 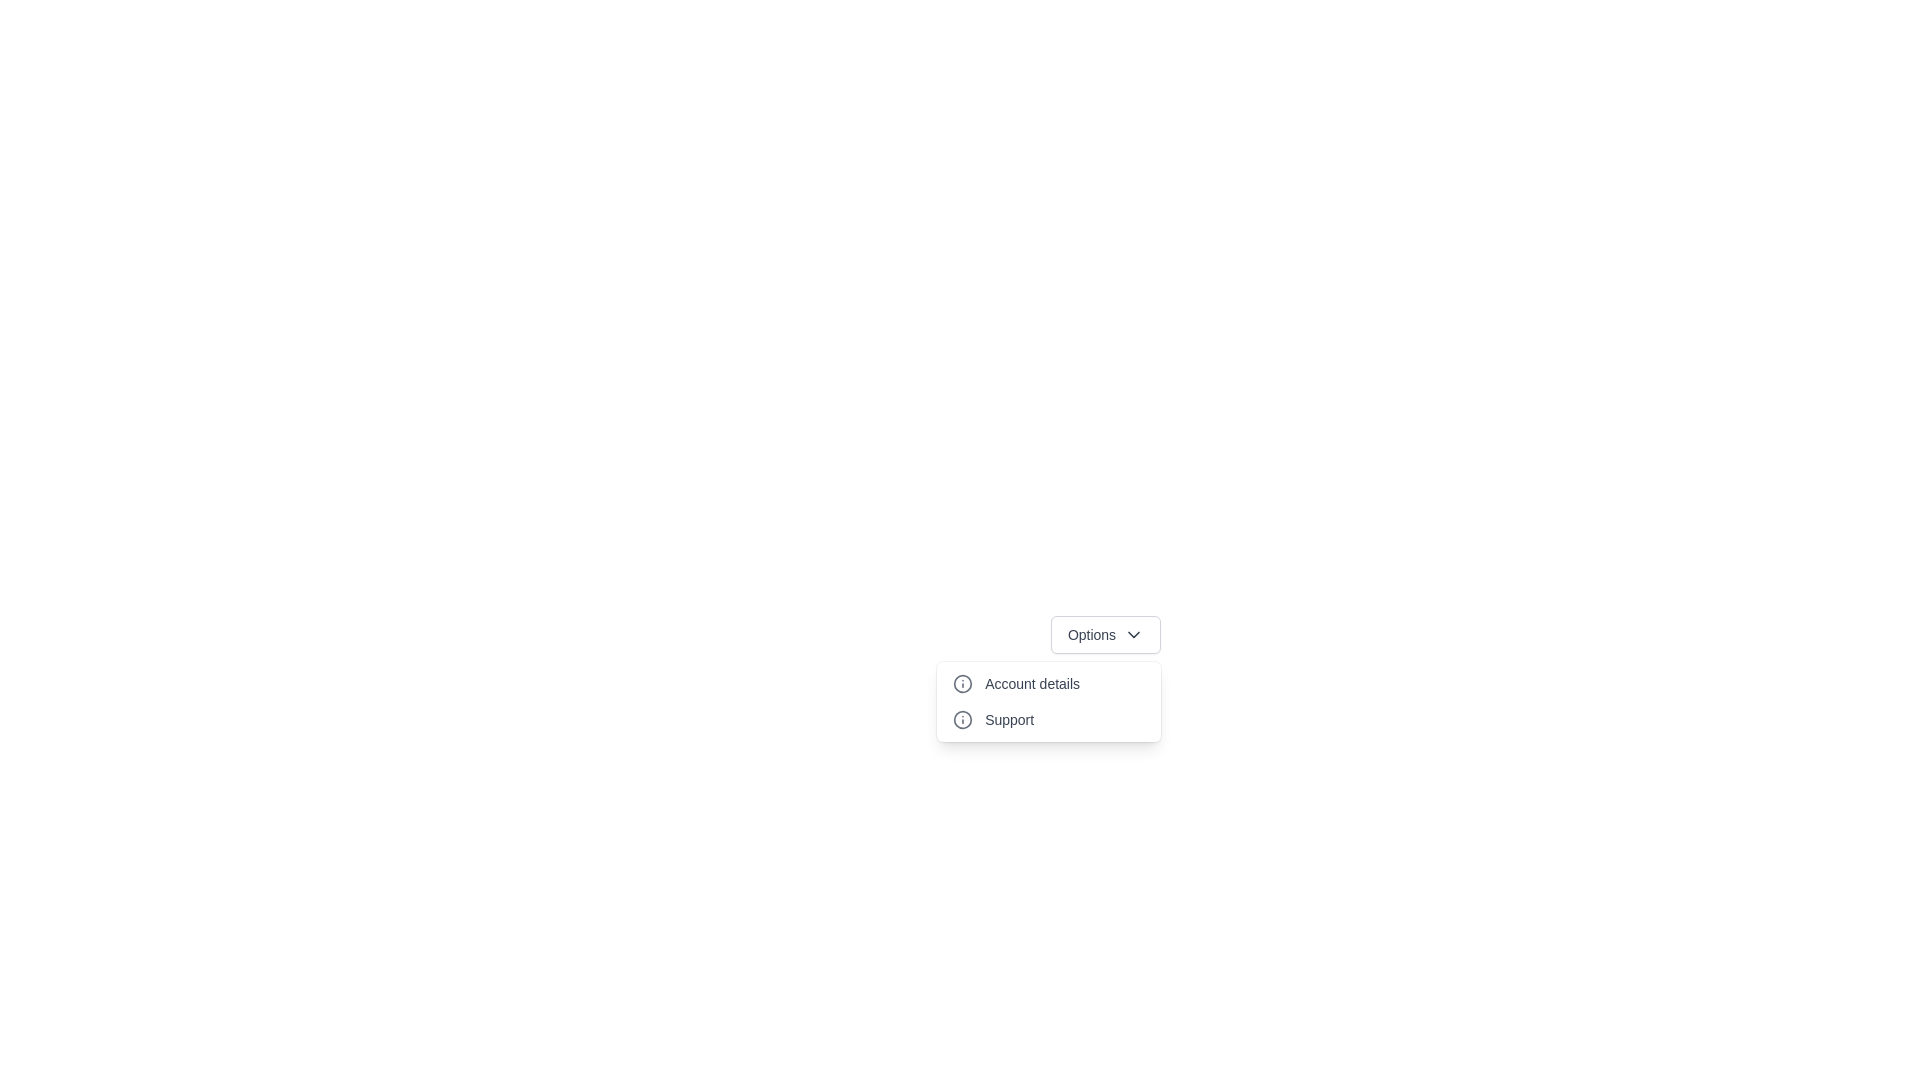 What do you see at coordinates (963, 682) in the screenshot?
I see `the circular icon located to the left of the 'Account details' text in the dropdown menu, serving as its visual identifier` at bounding box center [963, 682].